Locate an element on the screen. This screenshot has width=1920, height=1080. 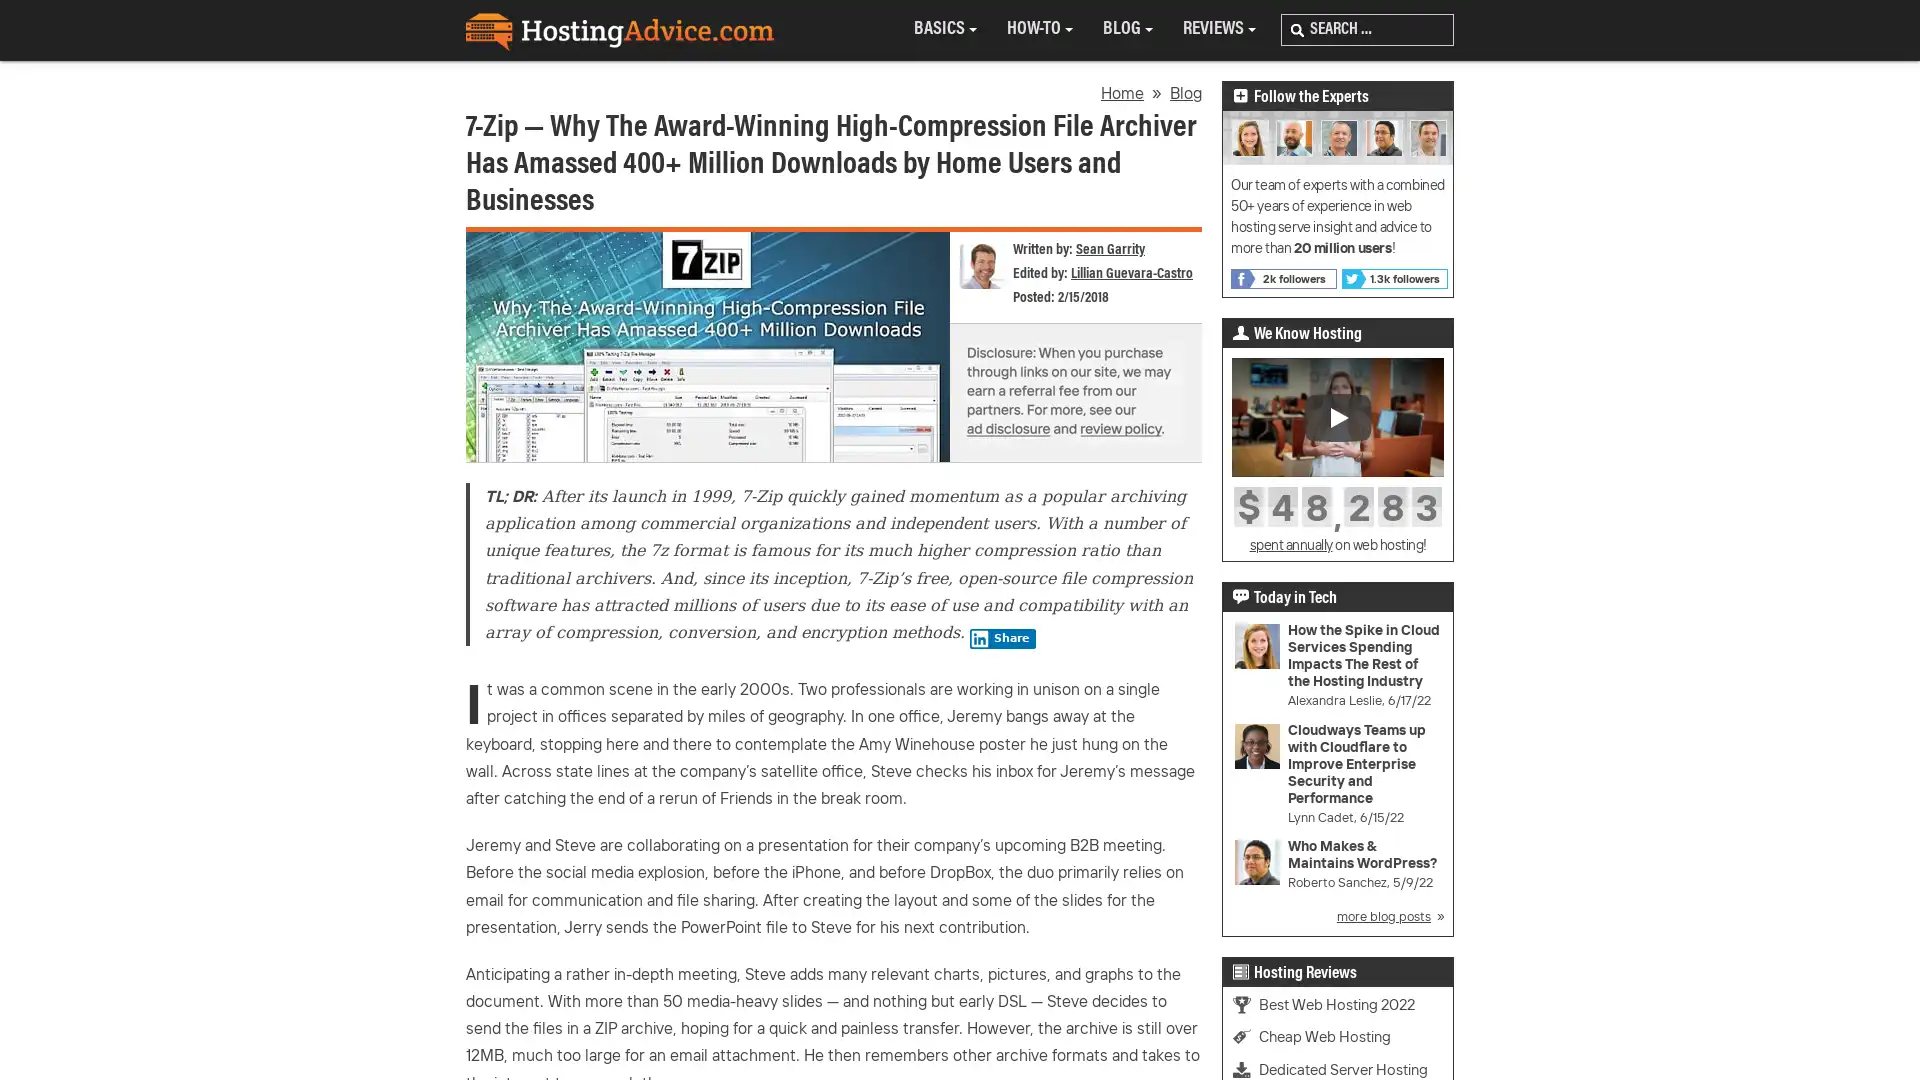
Play is located at coordinates (1338, 415).